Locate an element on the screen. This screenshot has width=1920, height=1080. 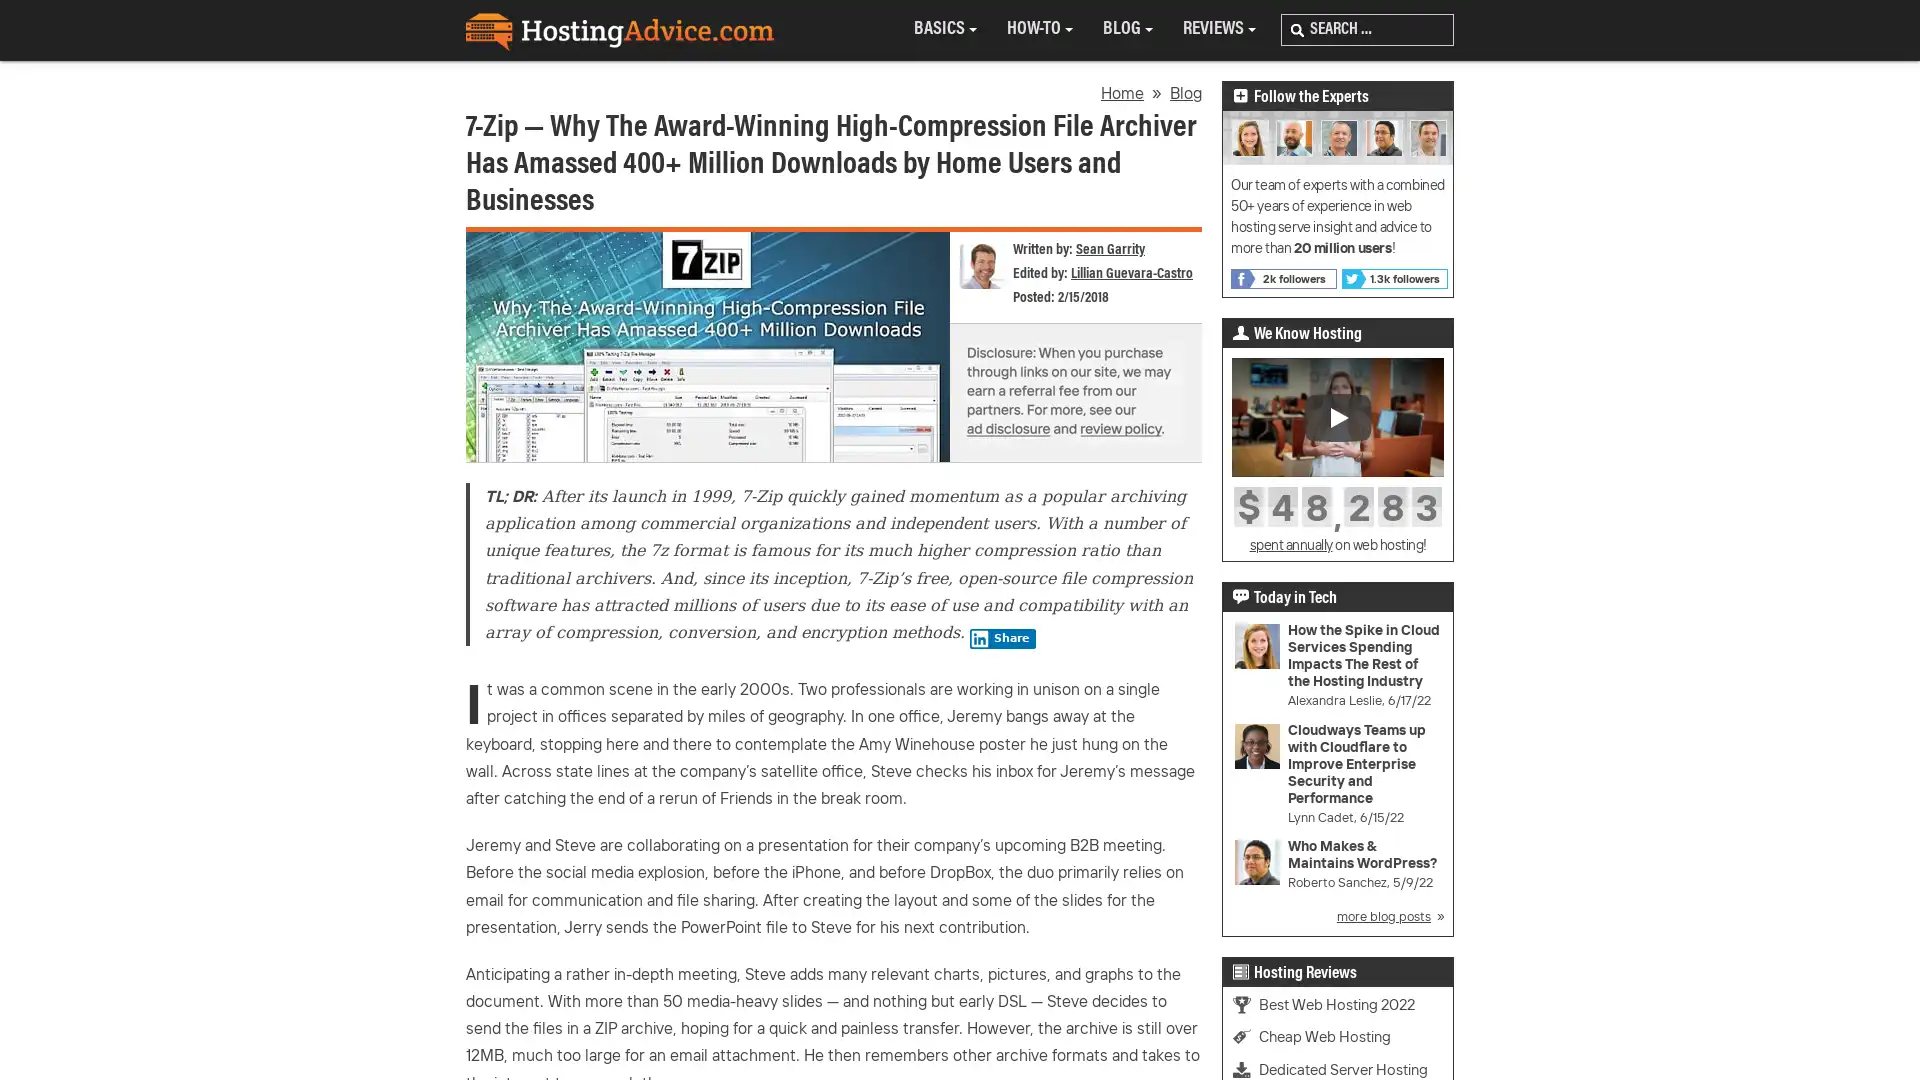
Play is located at coordinates (1338, 415).